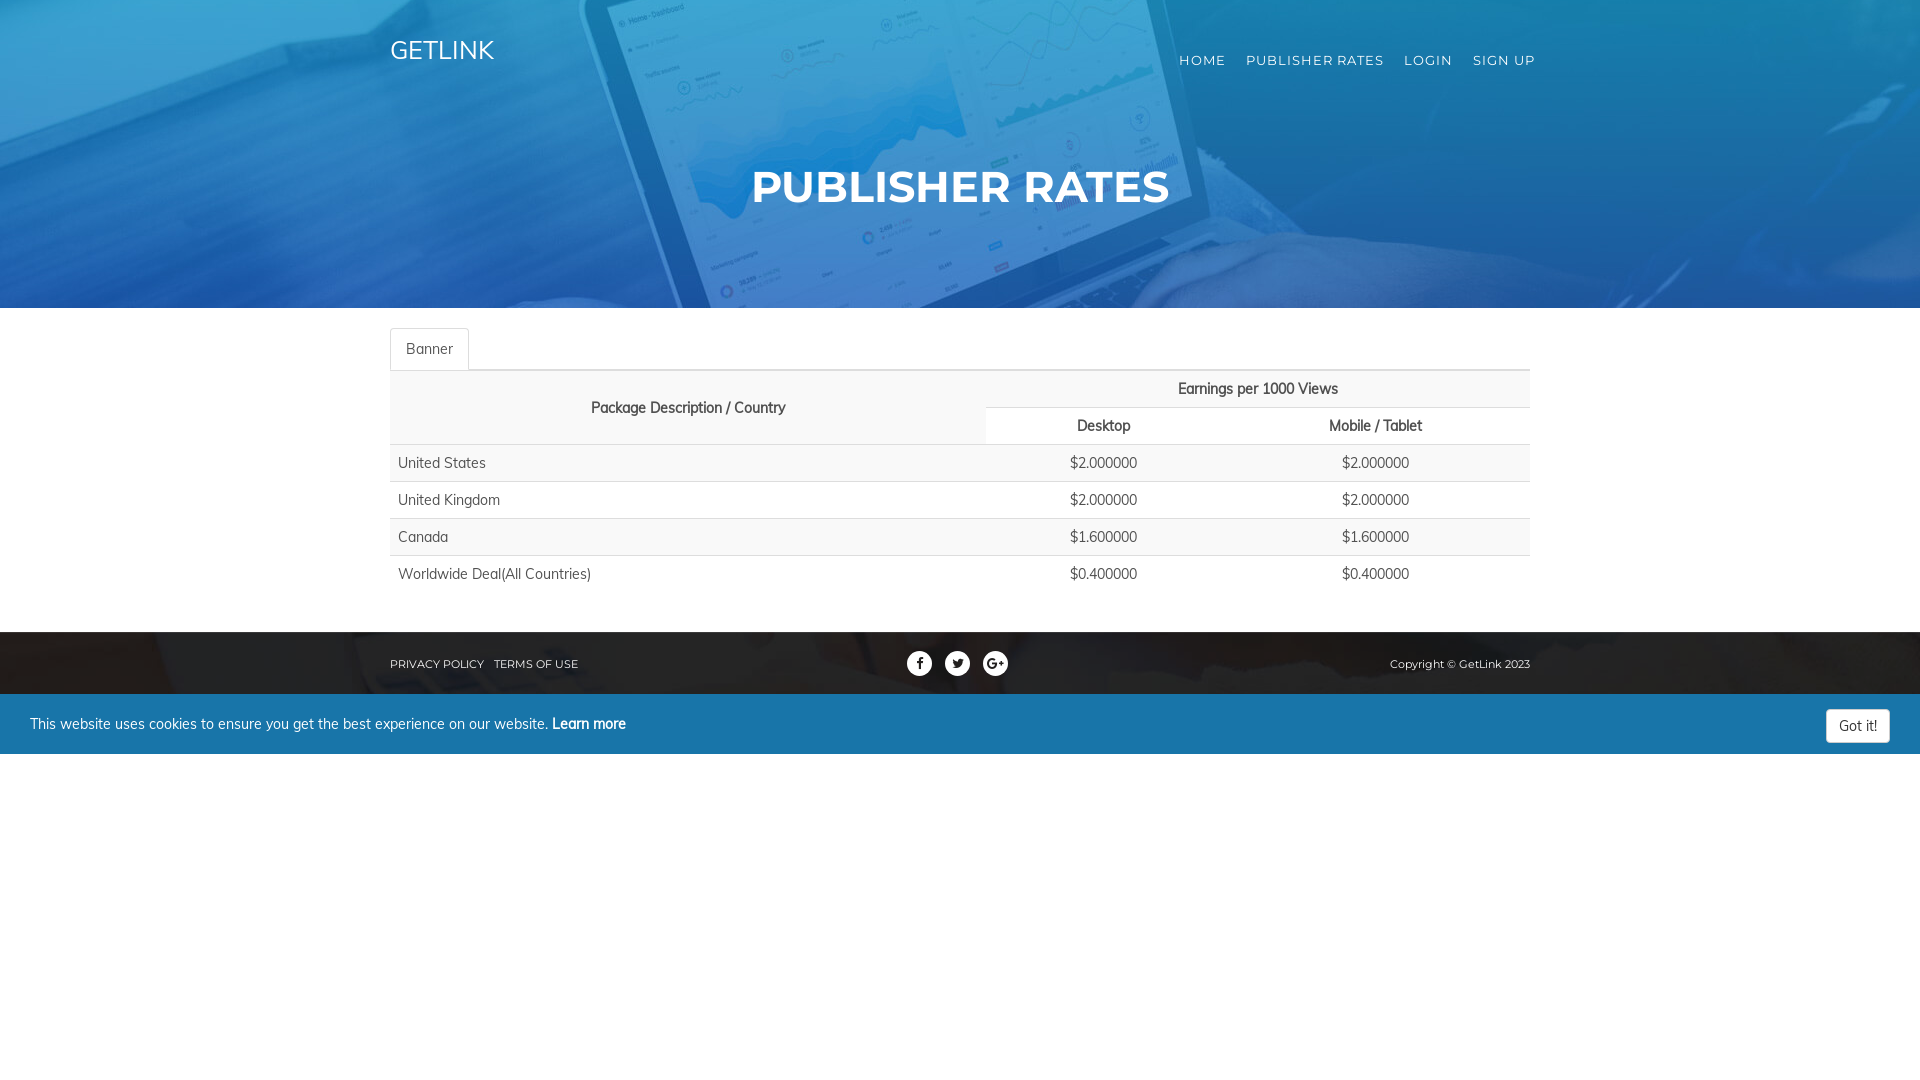  What do you see at coordinates (494, 663) in the screenshot?
I see `'TERMS OF USE'` at bounding box center [494, 663].